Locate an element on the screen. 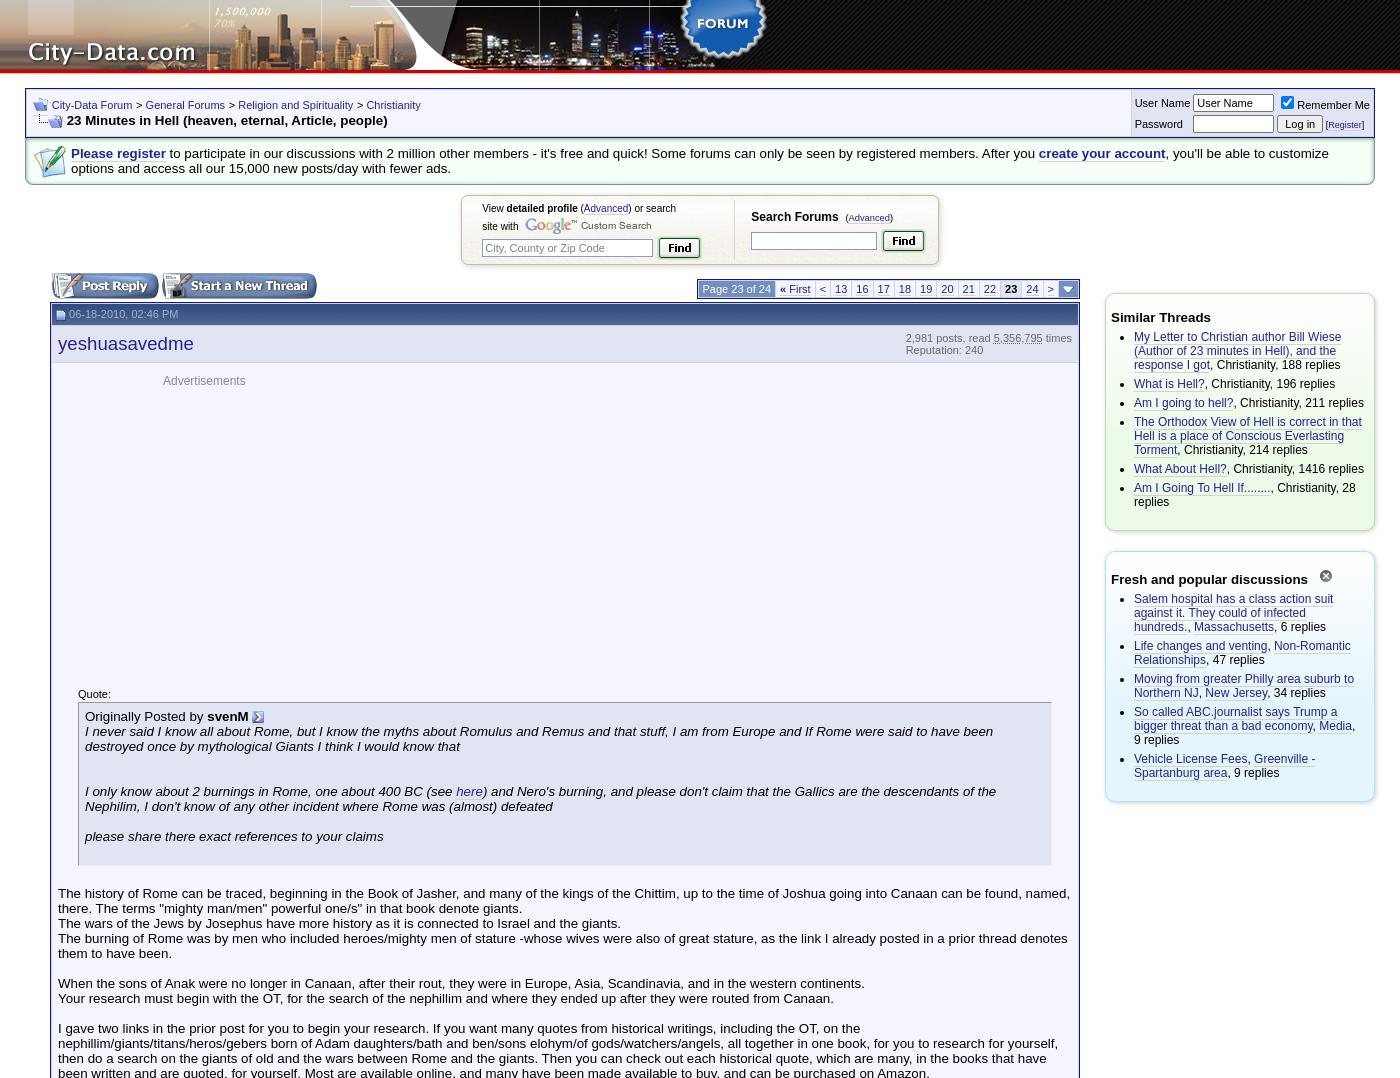  'The wars of the Jews by Josephus have more history as it is connected to Israel and the giants.' is located at coordinates (339, 922).